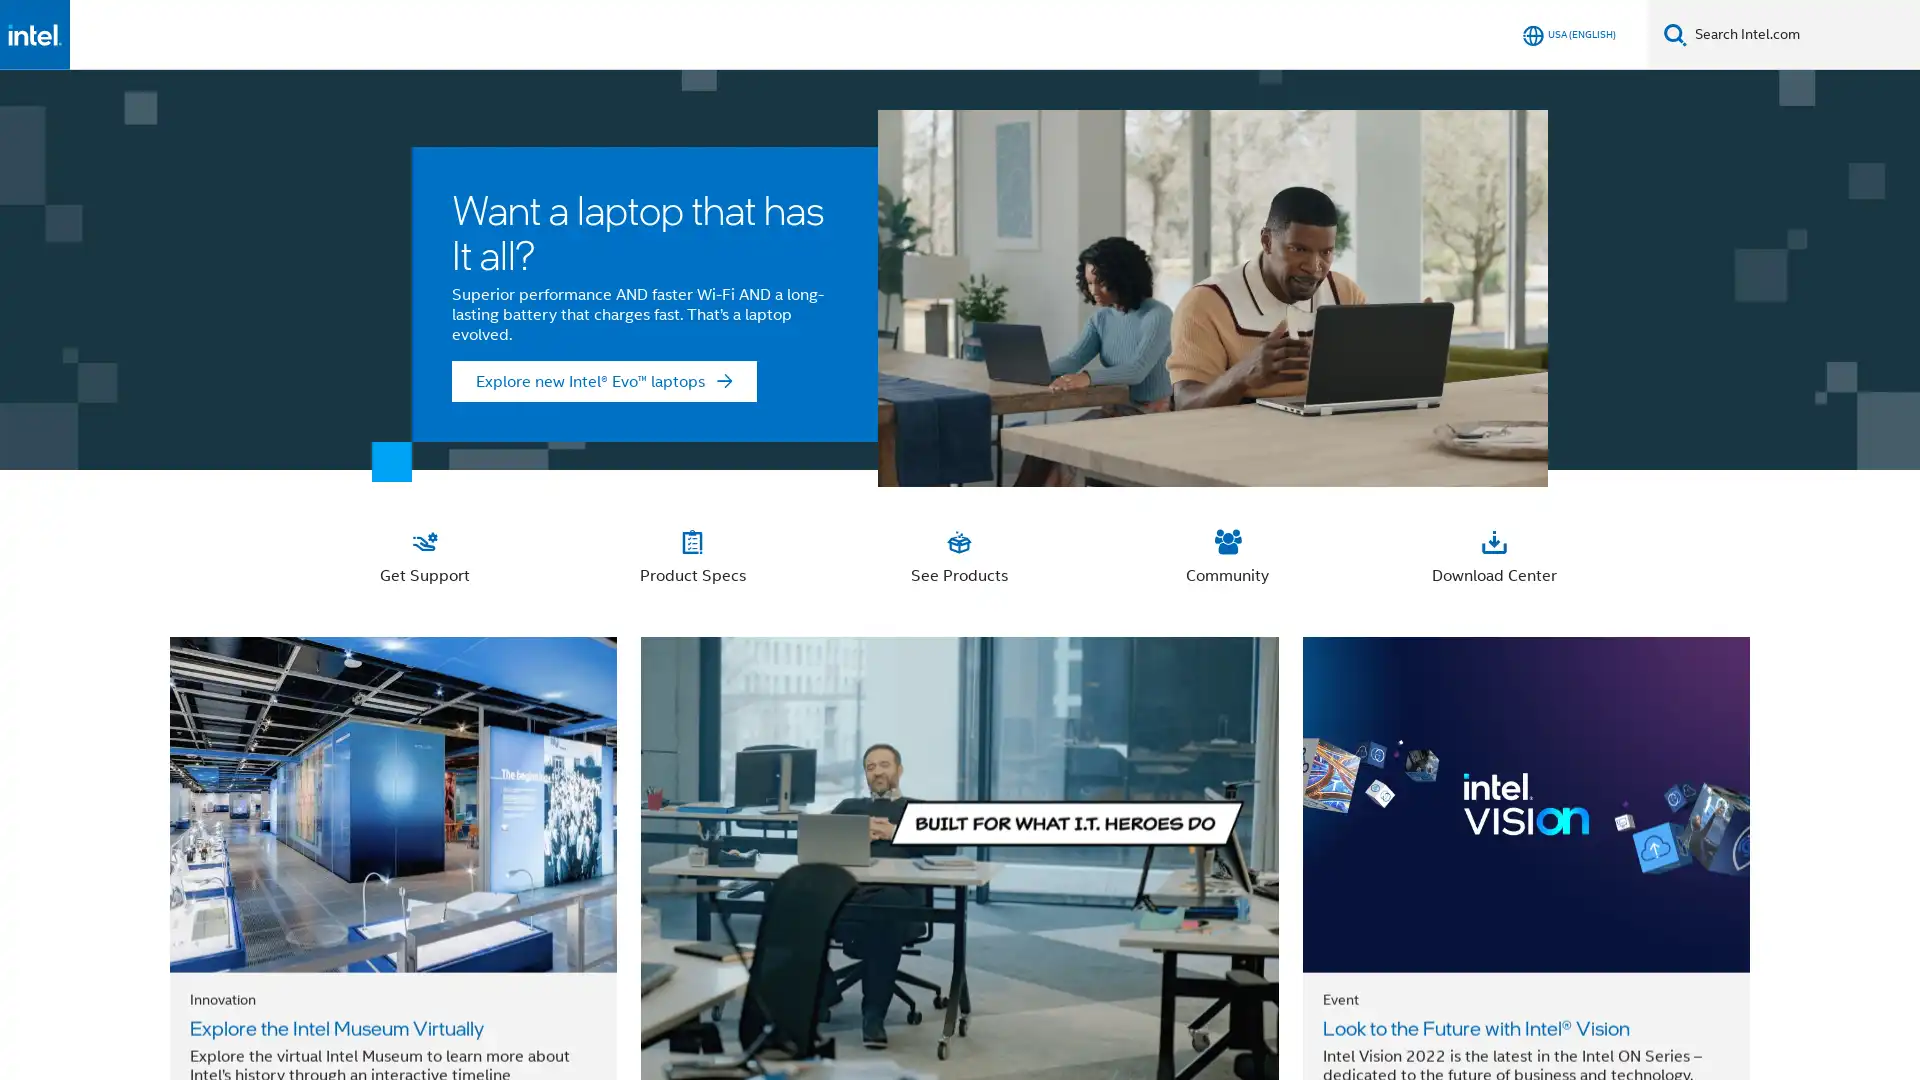 Image resolution: width=1920 pixels, height=1080 pixels. I want to click on Sign In, so click(1488, 34).